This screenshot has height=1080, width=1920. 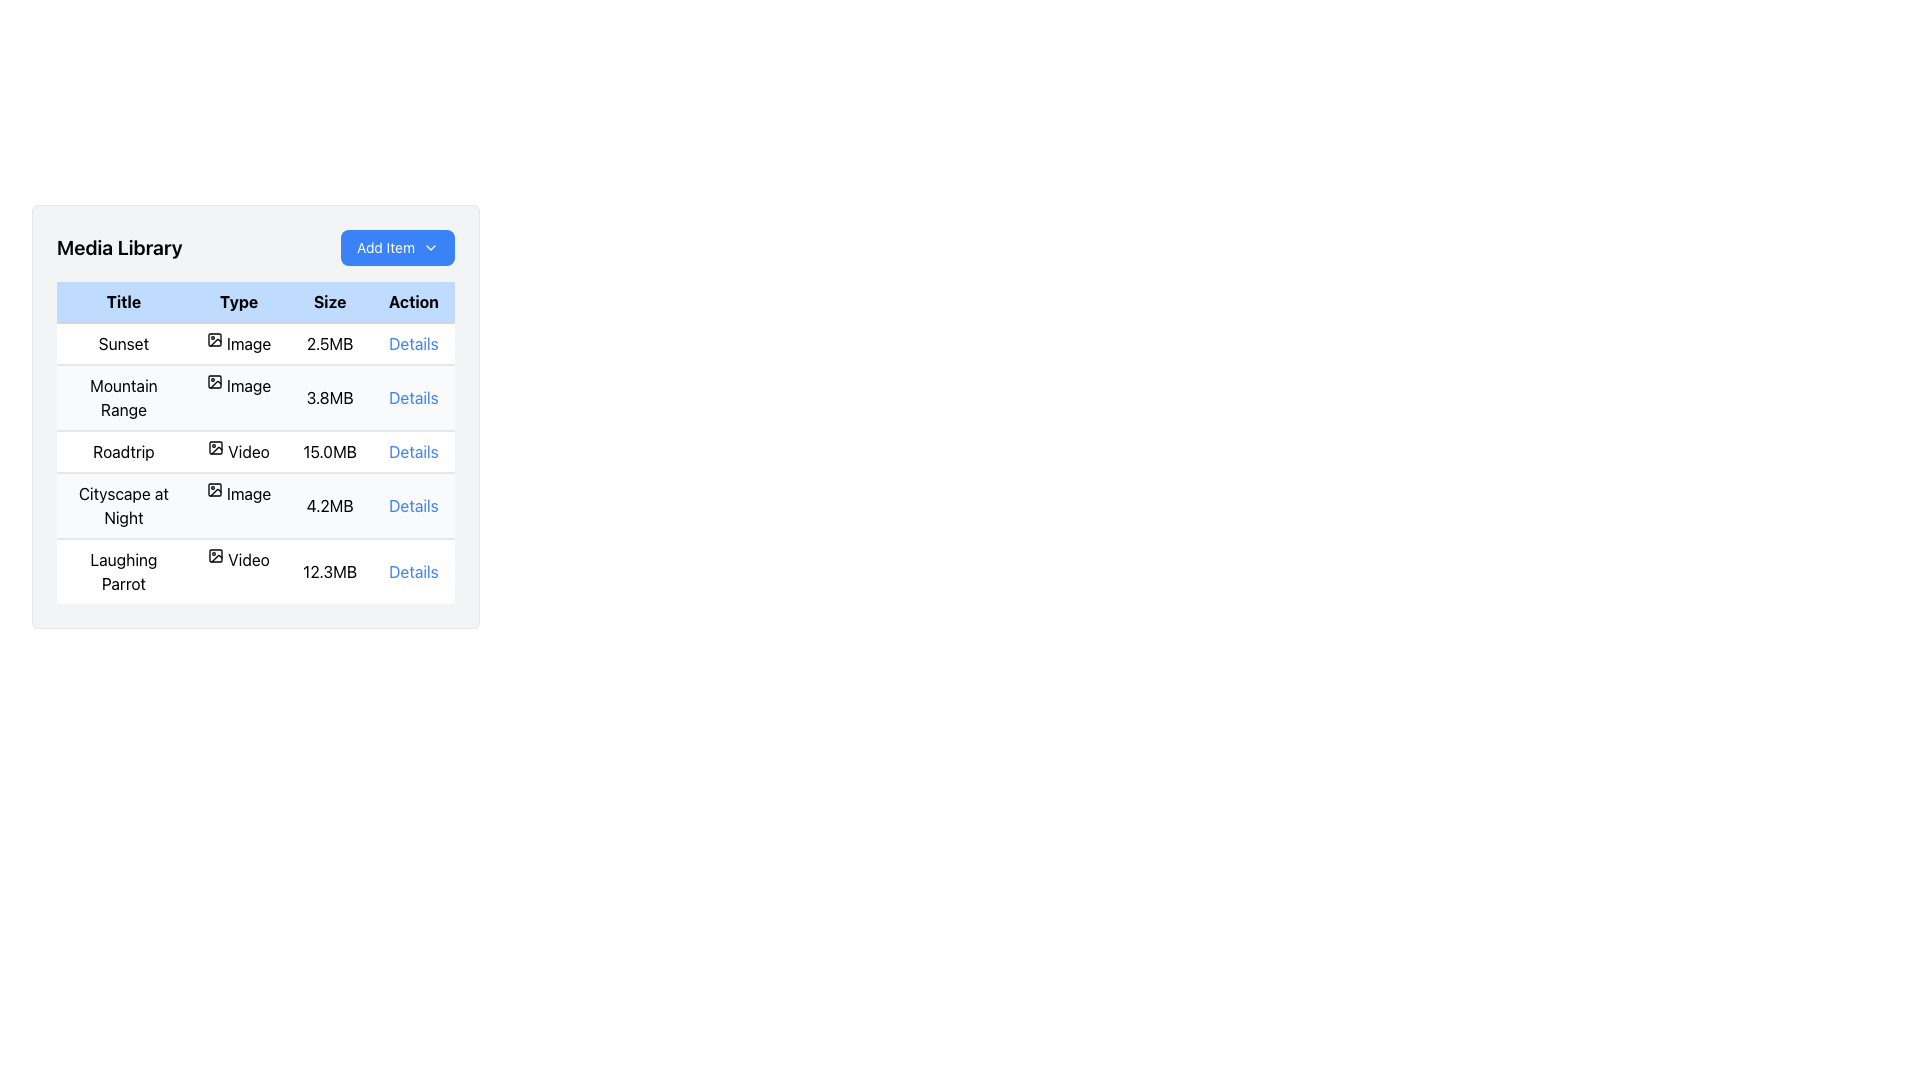 What do you see at coordinates (412, 571) in the screenshot?
I see `the last link in the 'Action' column of the table associated with the 'Laughing Parrot' entry` at bounding box center [412, 571].